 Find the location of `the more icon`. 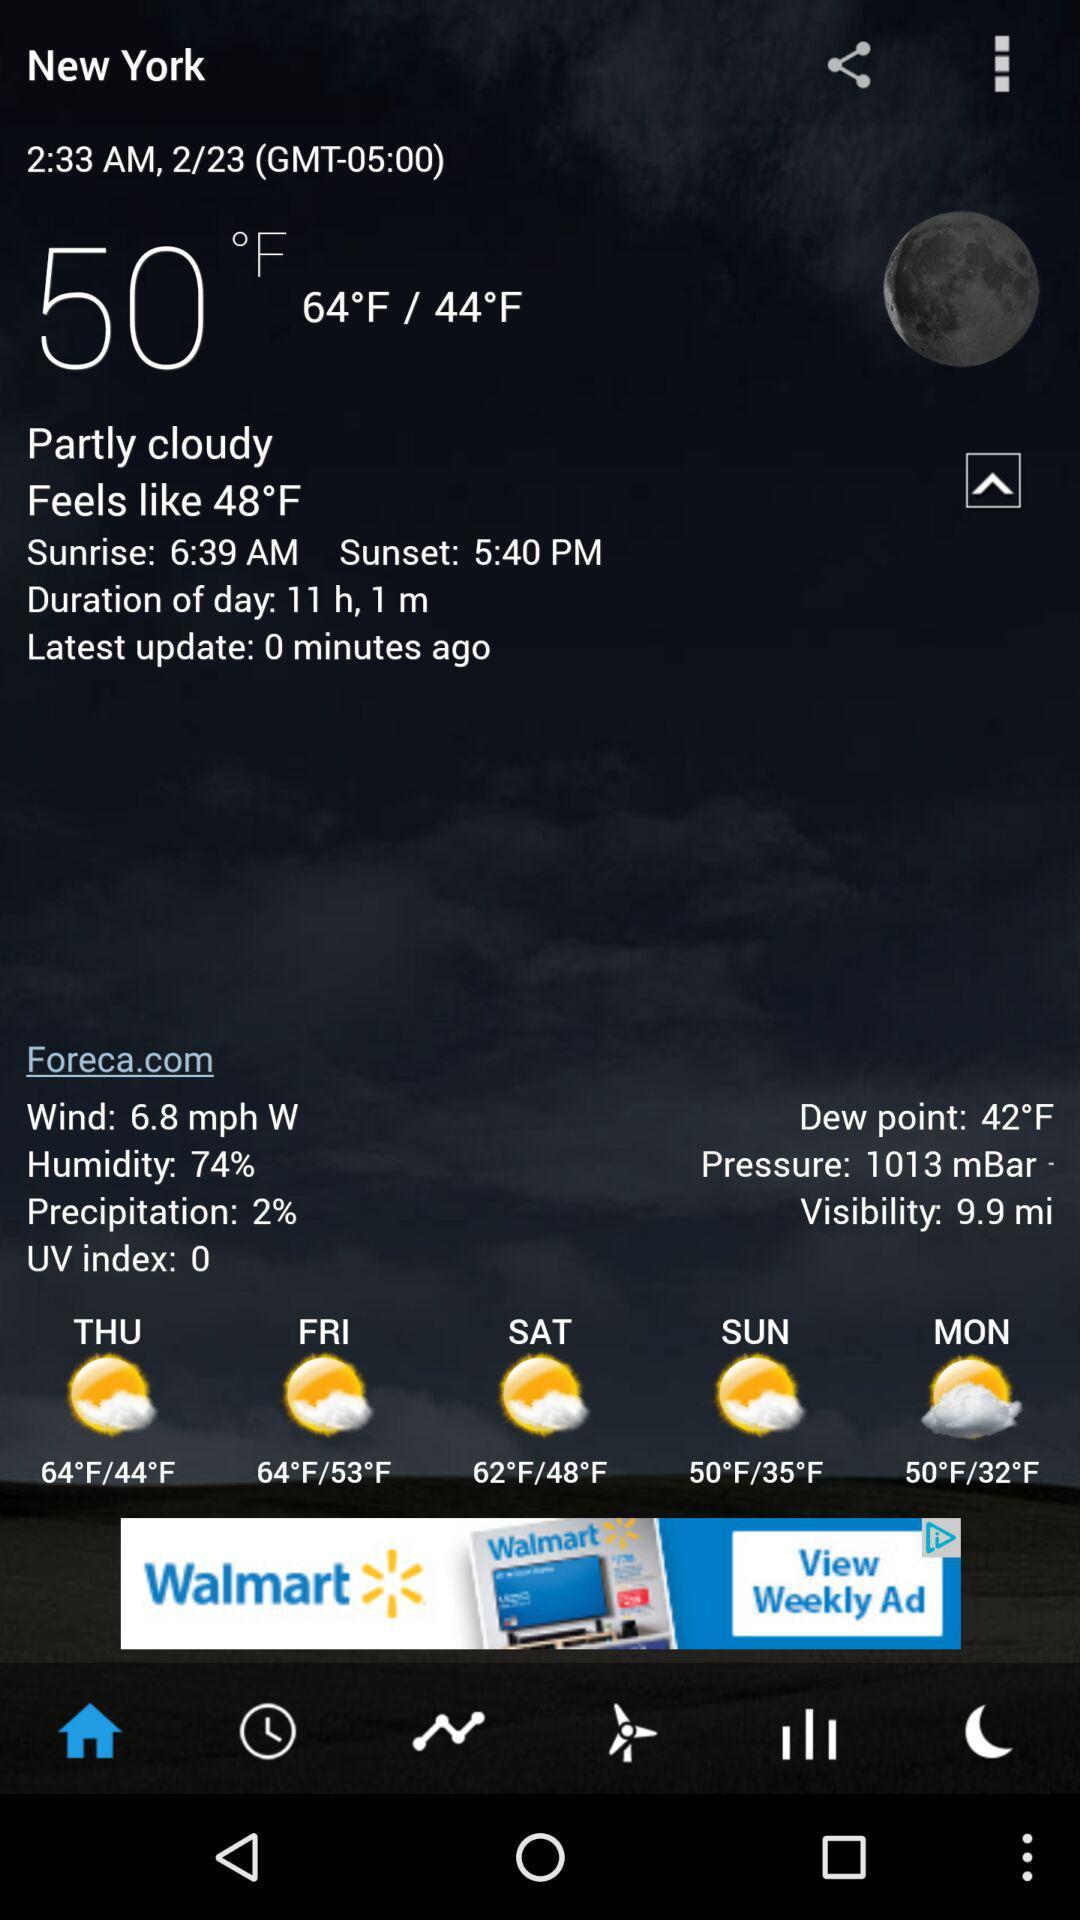

the more icon is located at coordinates (1002, 68).